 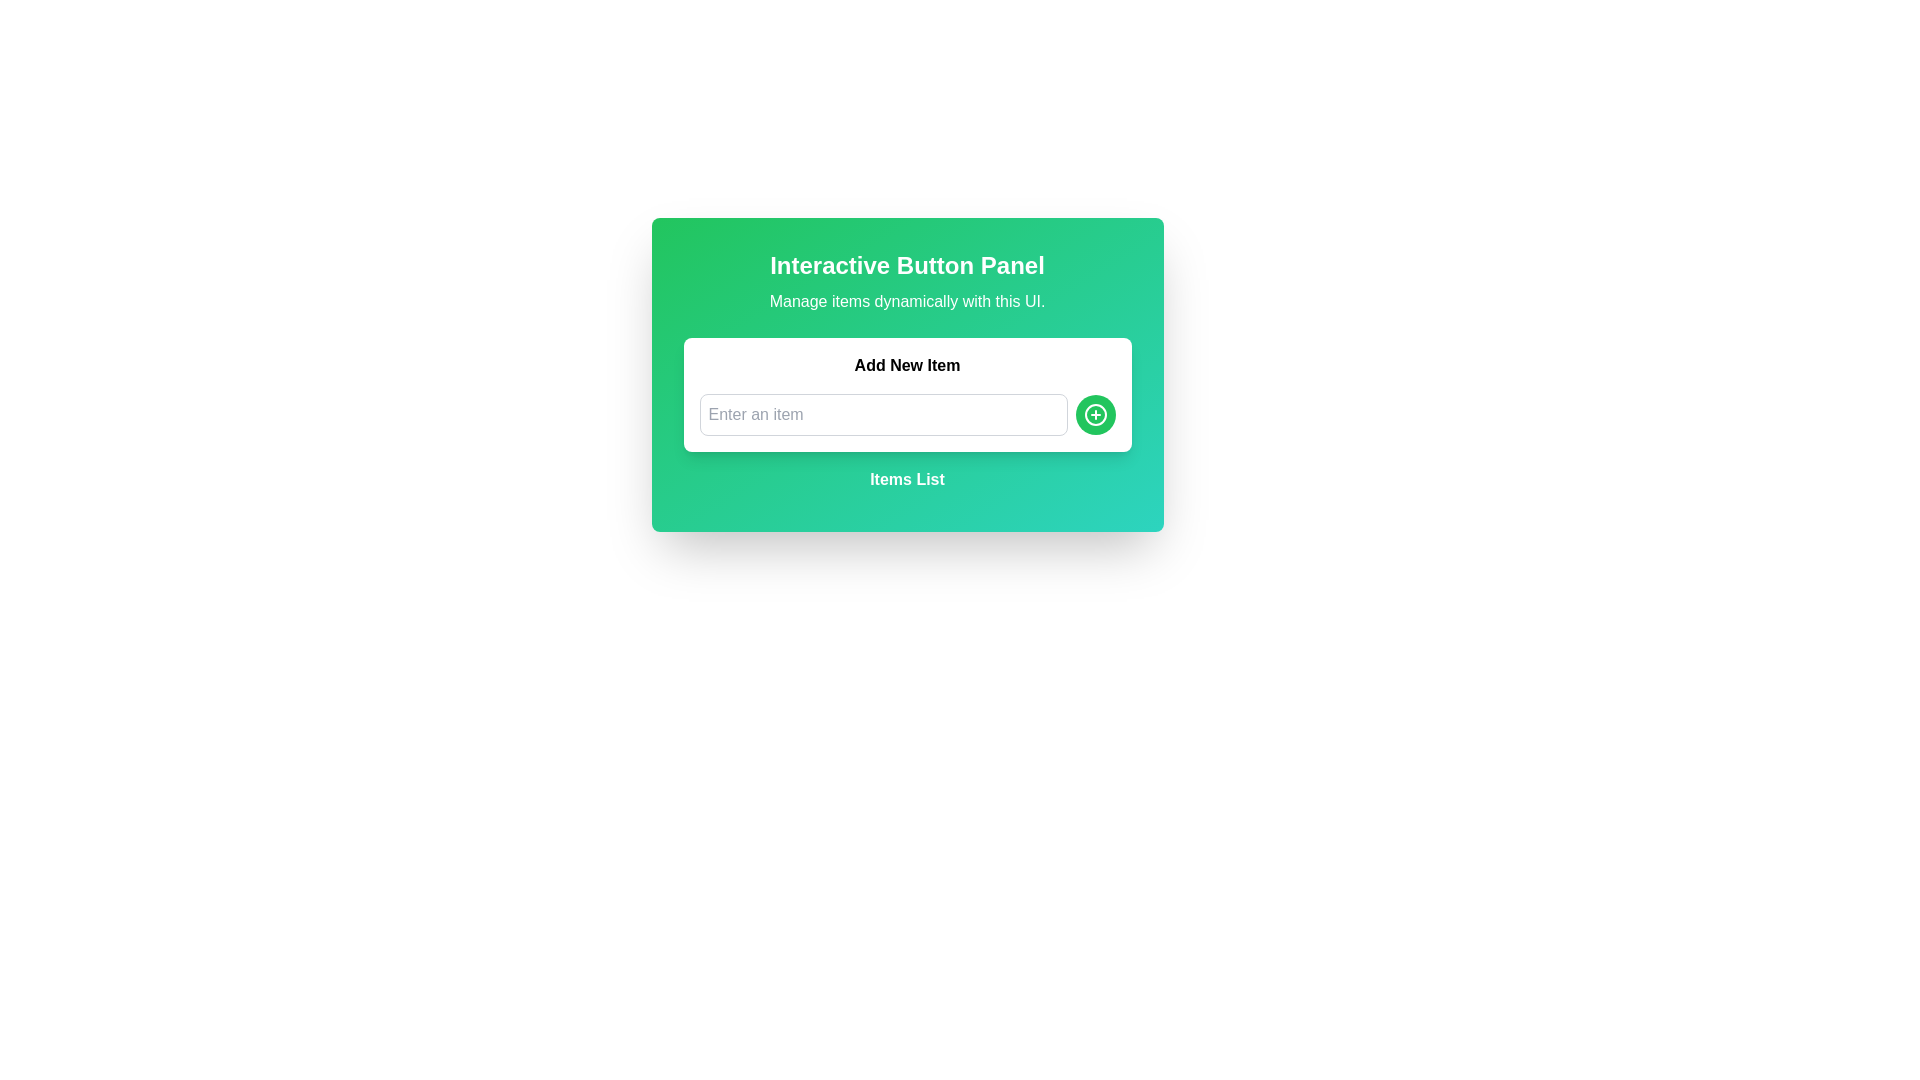 I want to click on the Text label that serves as a title for the panel, located at the top of the central content box above the subtitle 'Manage items dynamically with this UI.', so click(x=906, y=265).